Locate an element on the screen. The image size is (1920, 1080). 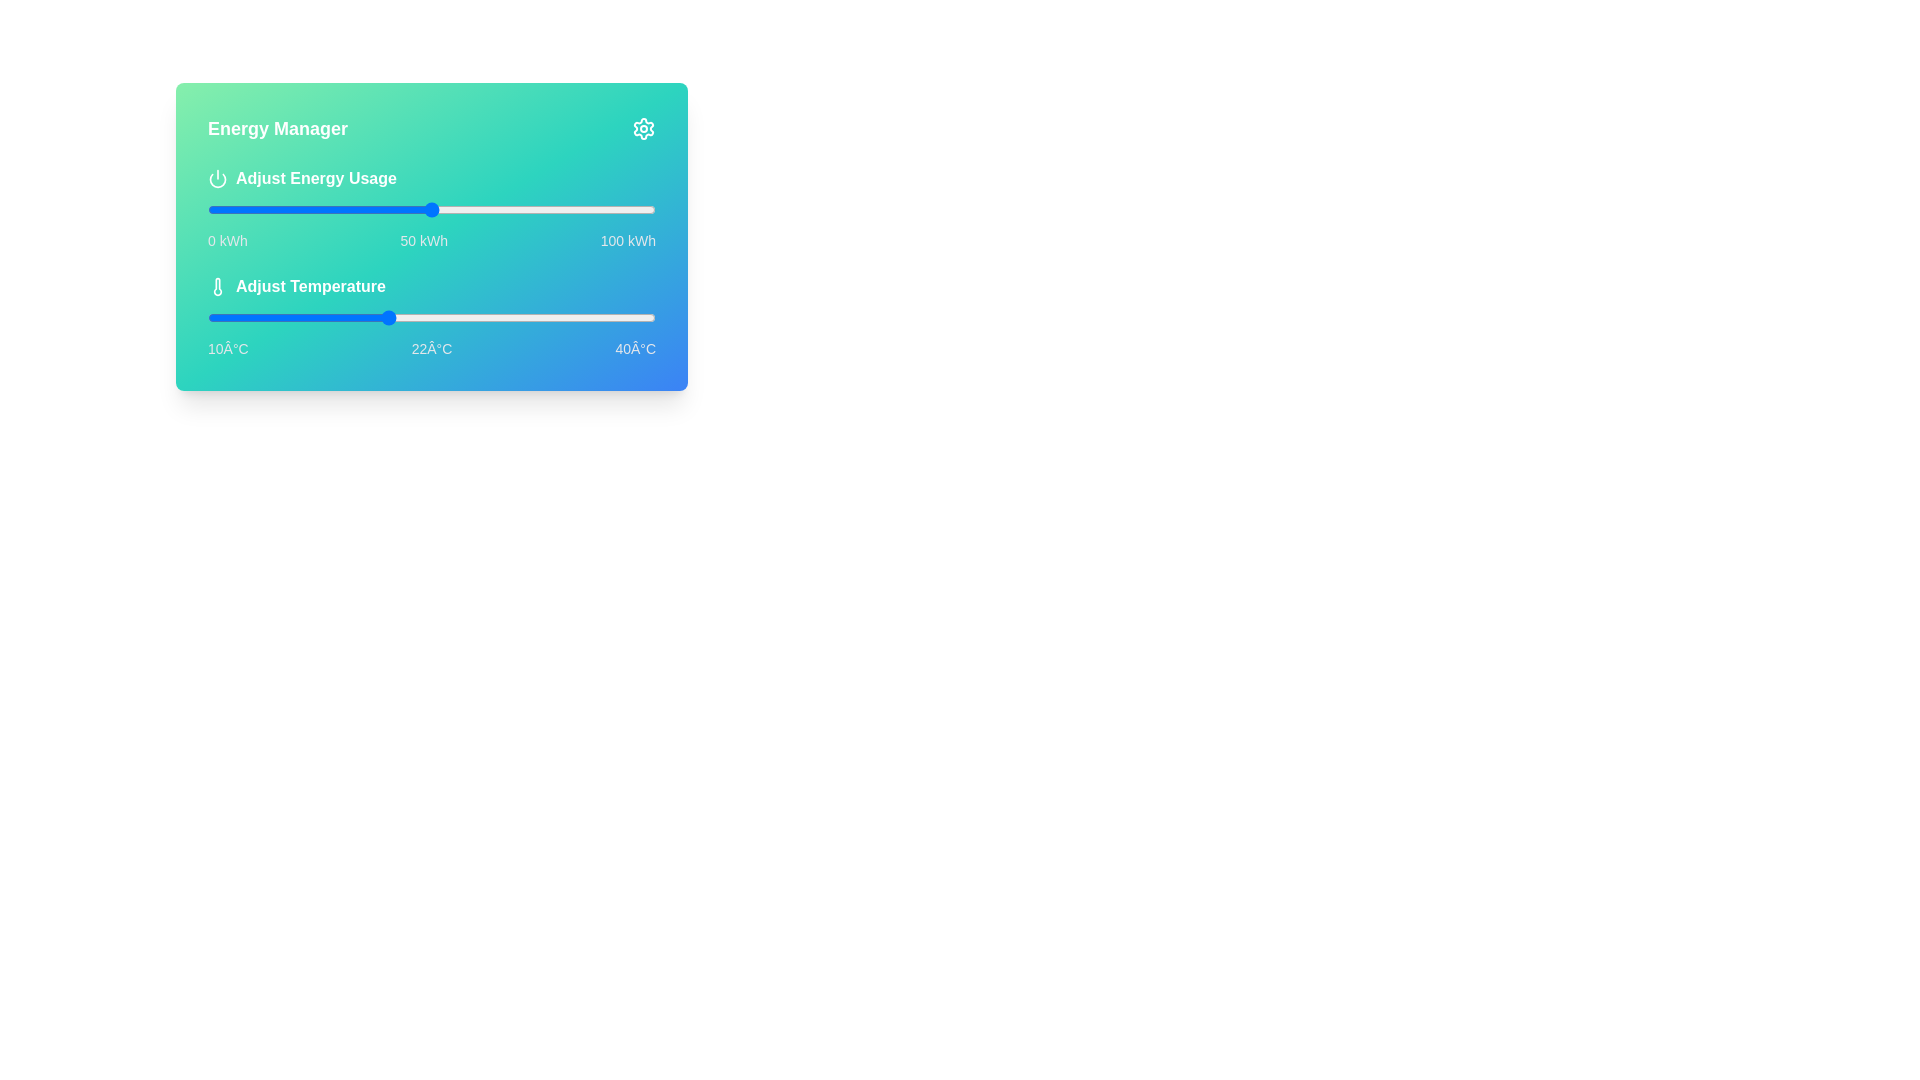
the energy usage slider to 0 kWh is located at coordinates (207, 209).